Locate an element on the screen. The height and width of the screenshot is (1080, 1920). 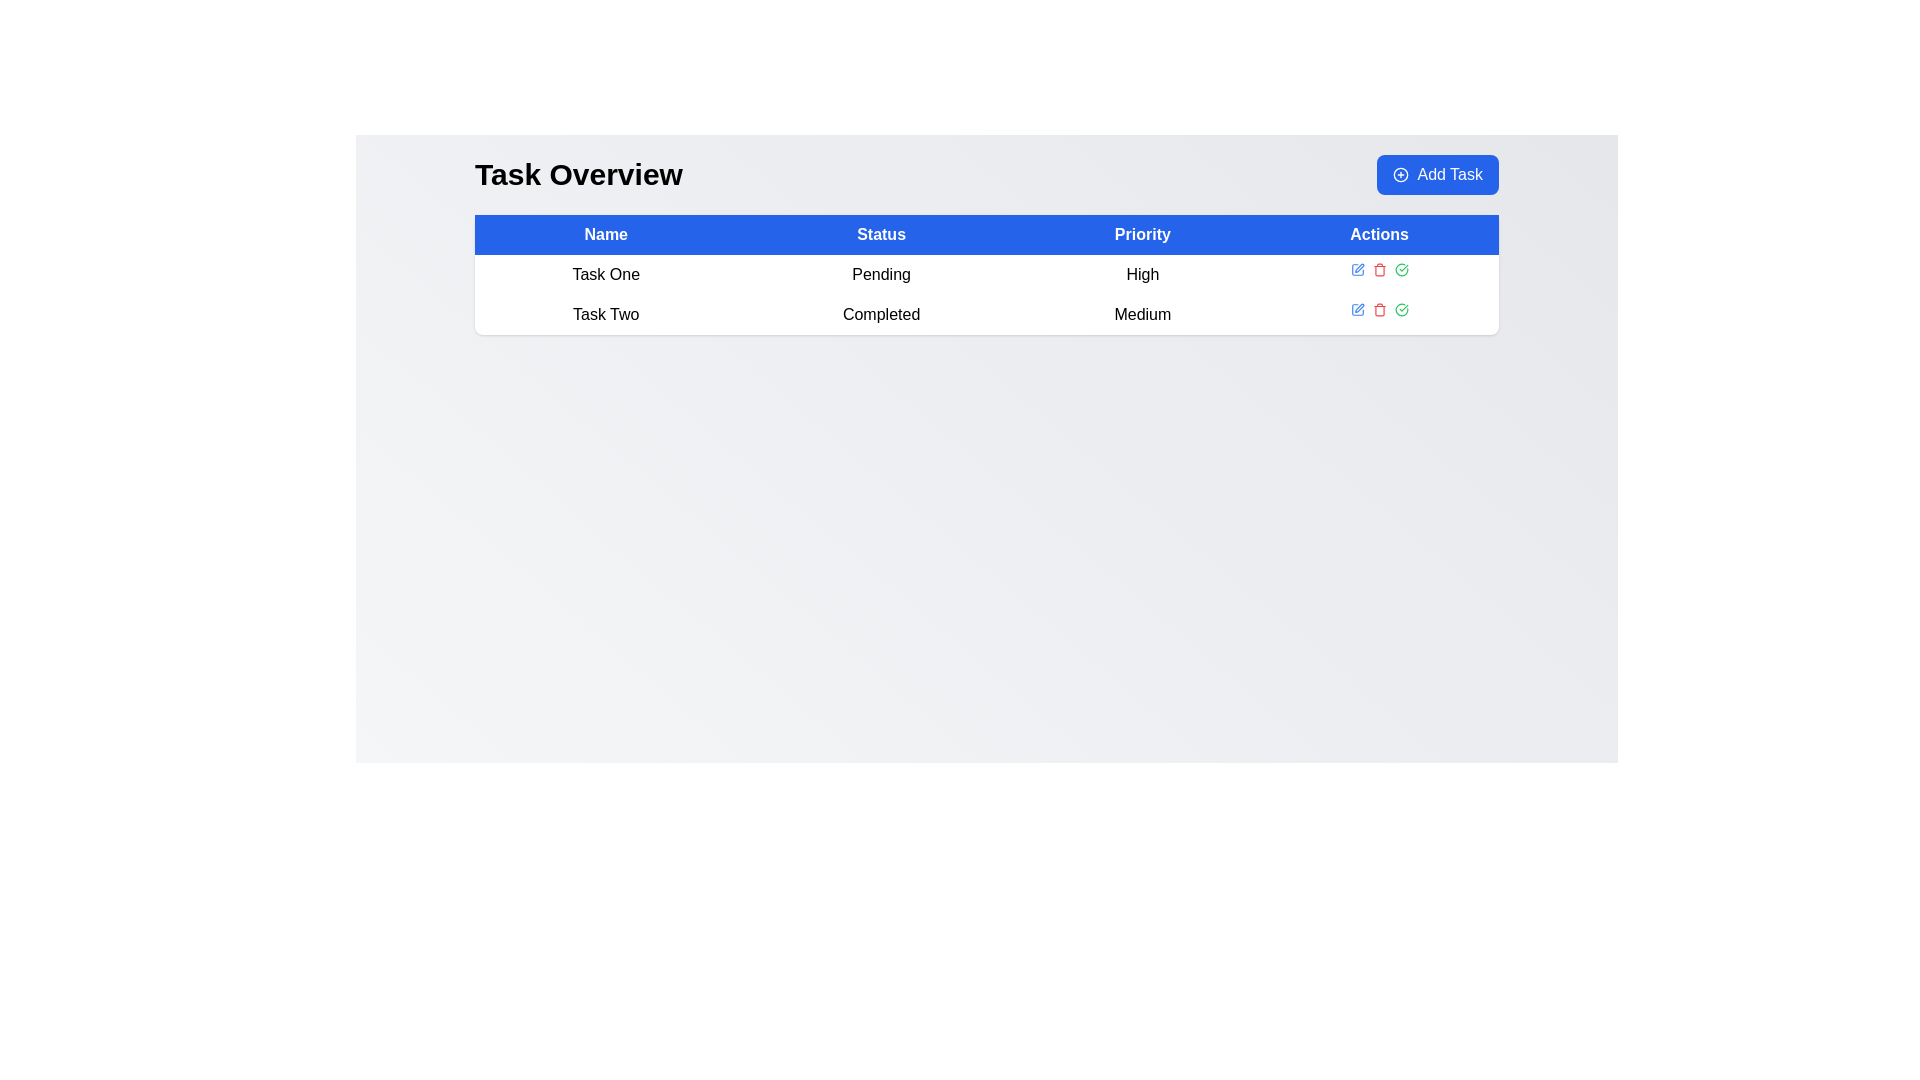
the edit button located in the 'Actions' column of the second row corresponding to 'Task One' to initiate an edit action is located at coordinates (1357, 270).